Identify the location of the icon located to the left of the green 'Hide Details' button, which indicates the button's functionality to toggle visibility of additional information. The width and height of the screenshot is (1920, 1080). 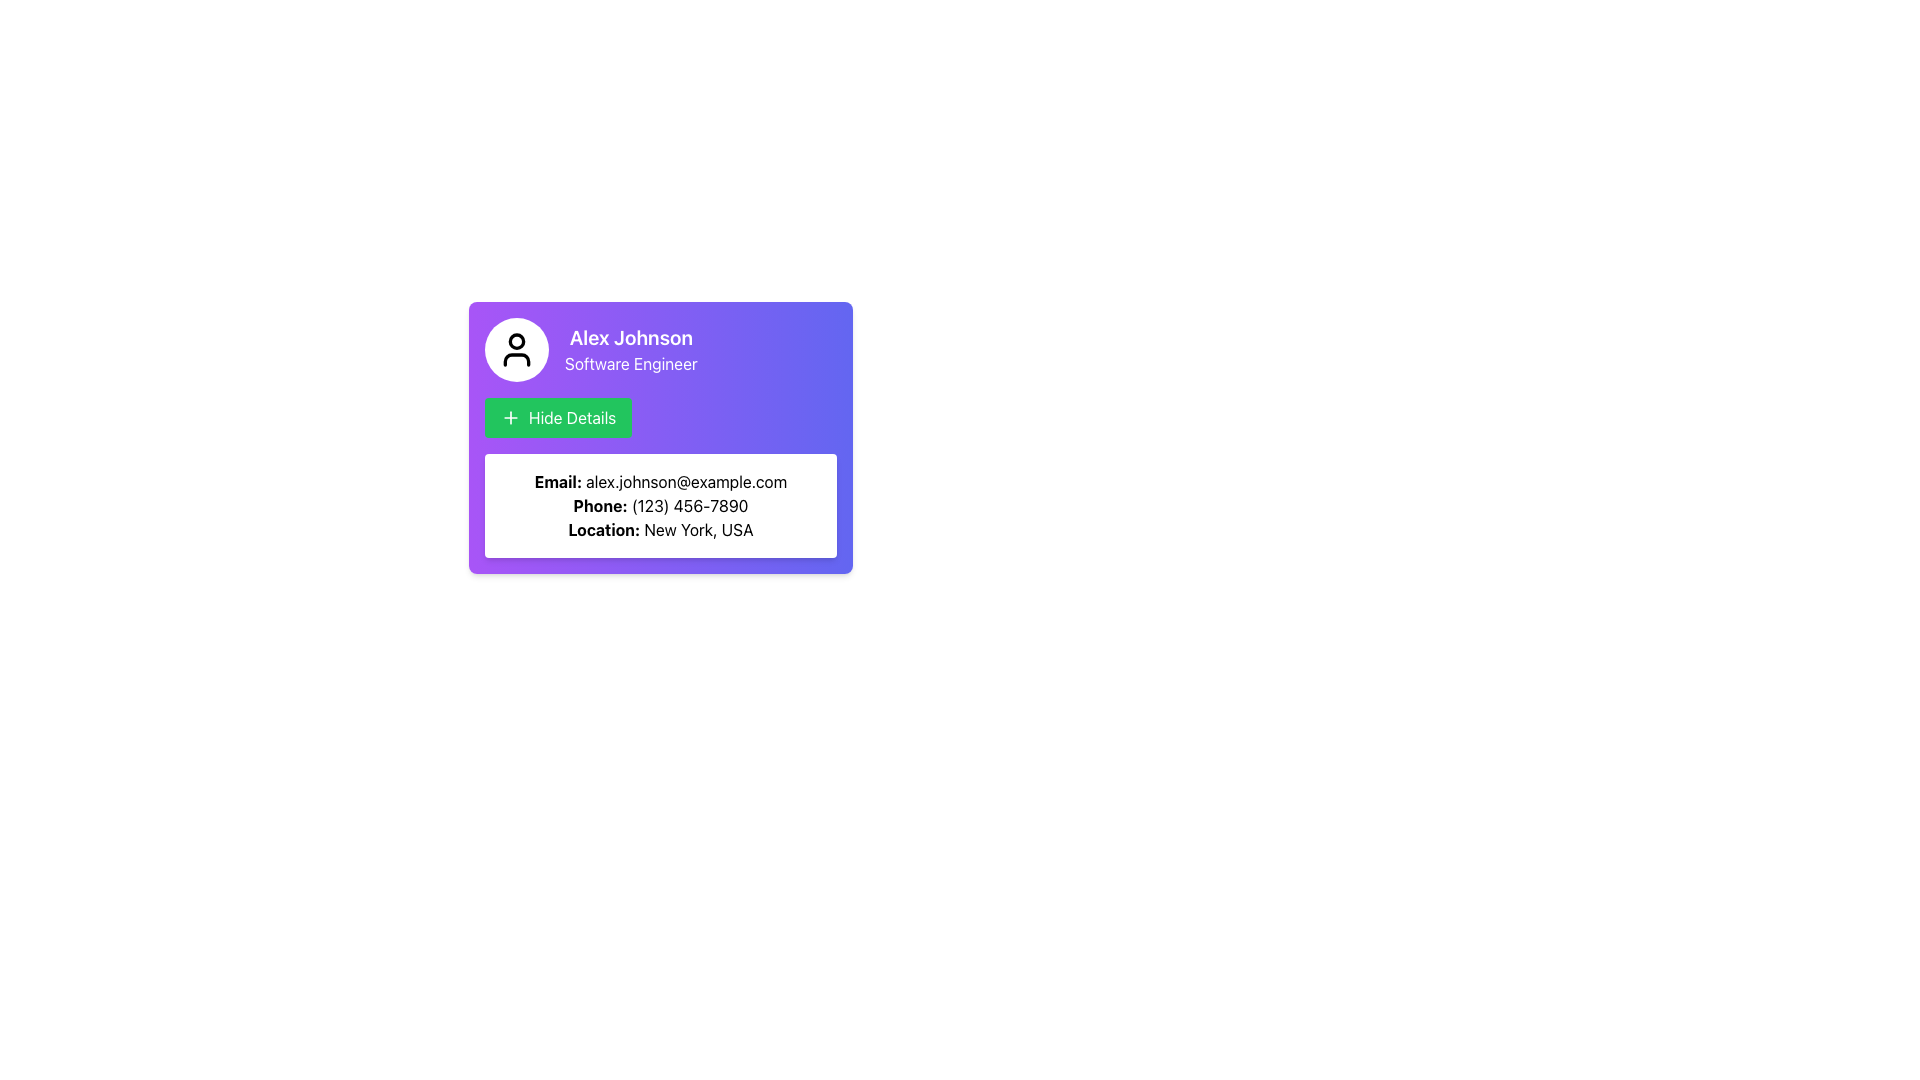
(510, 416).